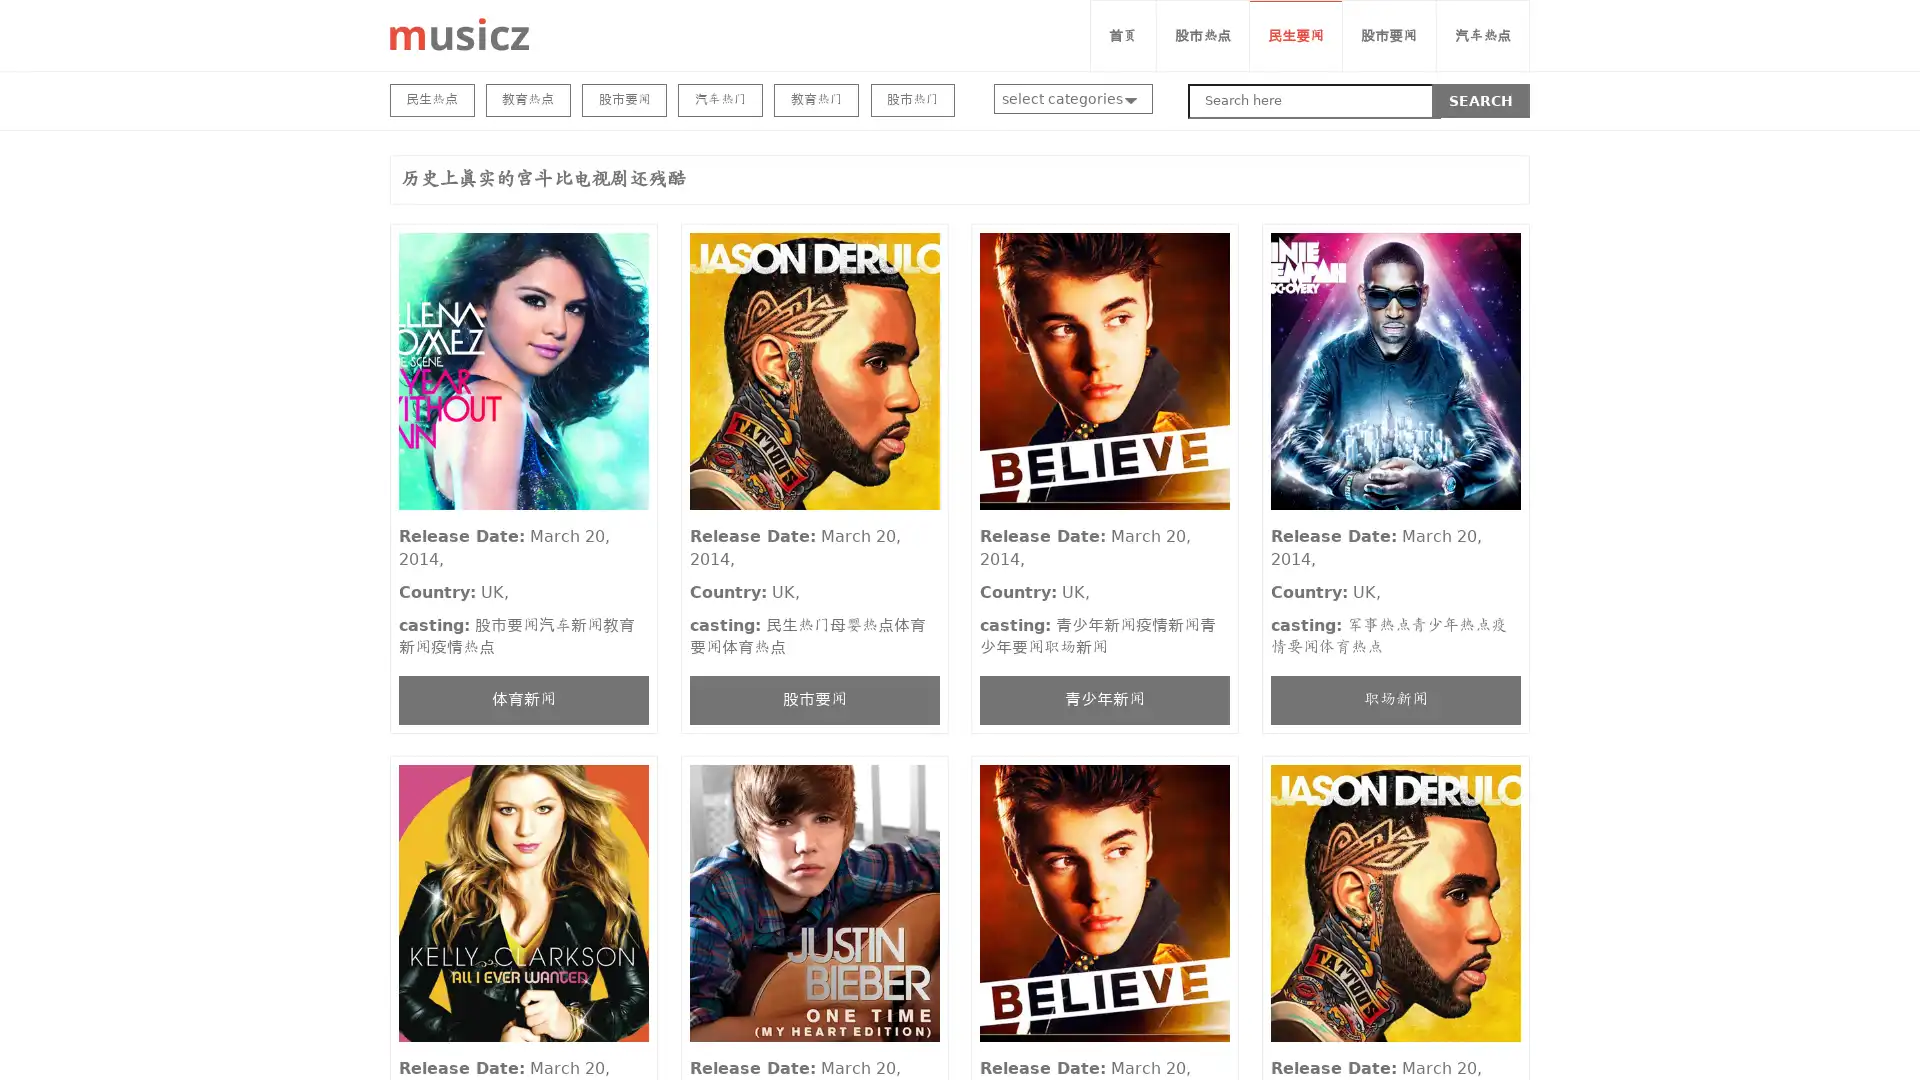 The width and height of the screenshot is (1920, 1080). What do you see at coordinates (1481, 100) in the screenshot?
I see `search` at bounding box center [1481, 100].